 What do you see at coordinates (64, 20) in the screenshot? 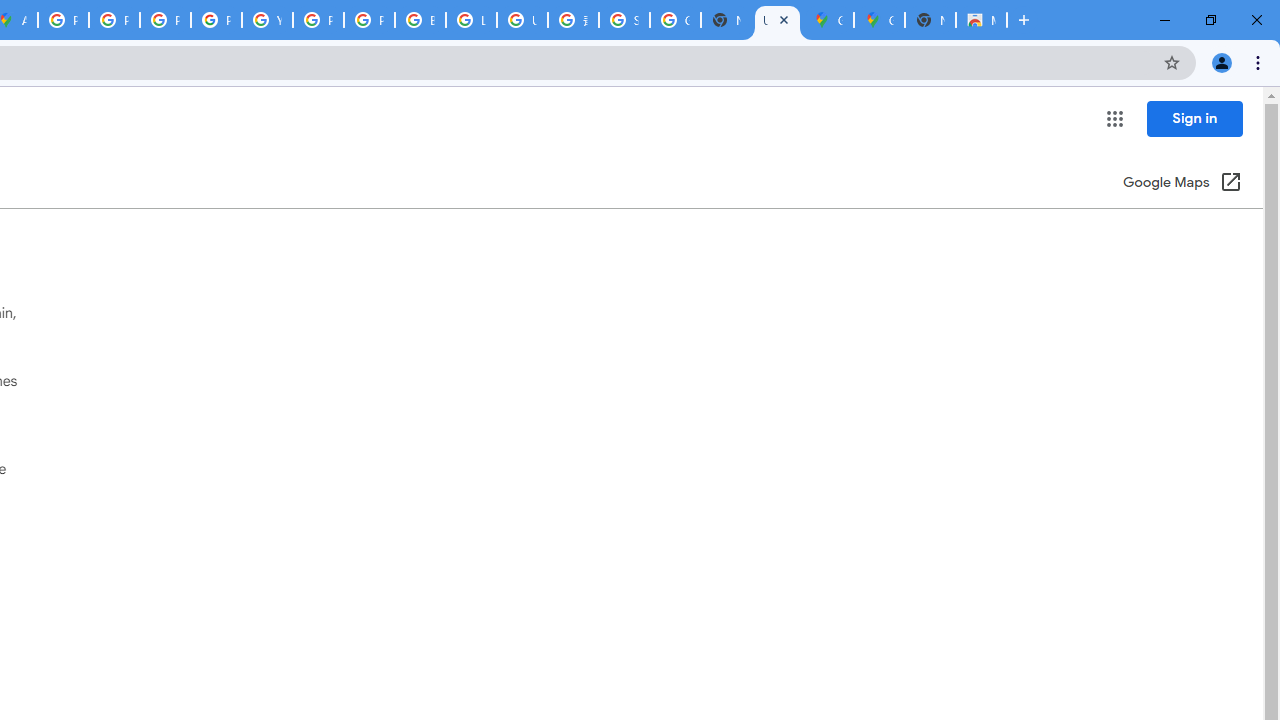
I see `'Policy Accountability and Transparency - Transparency Center'` at bounding box center [64, 20].